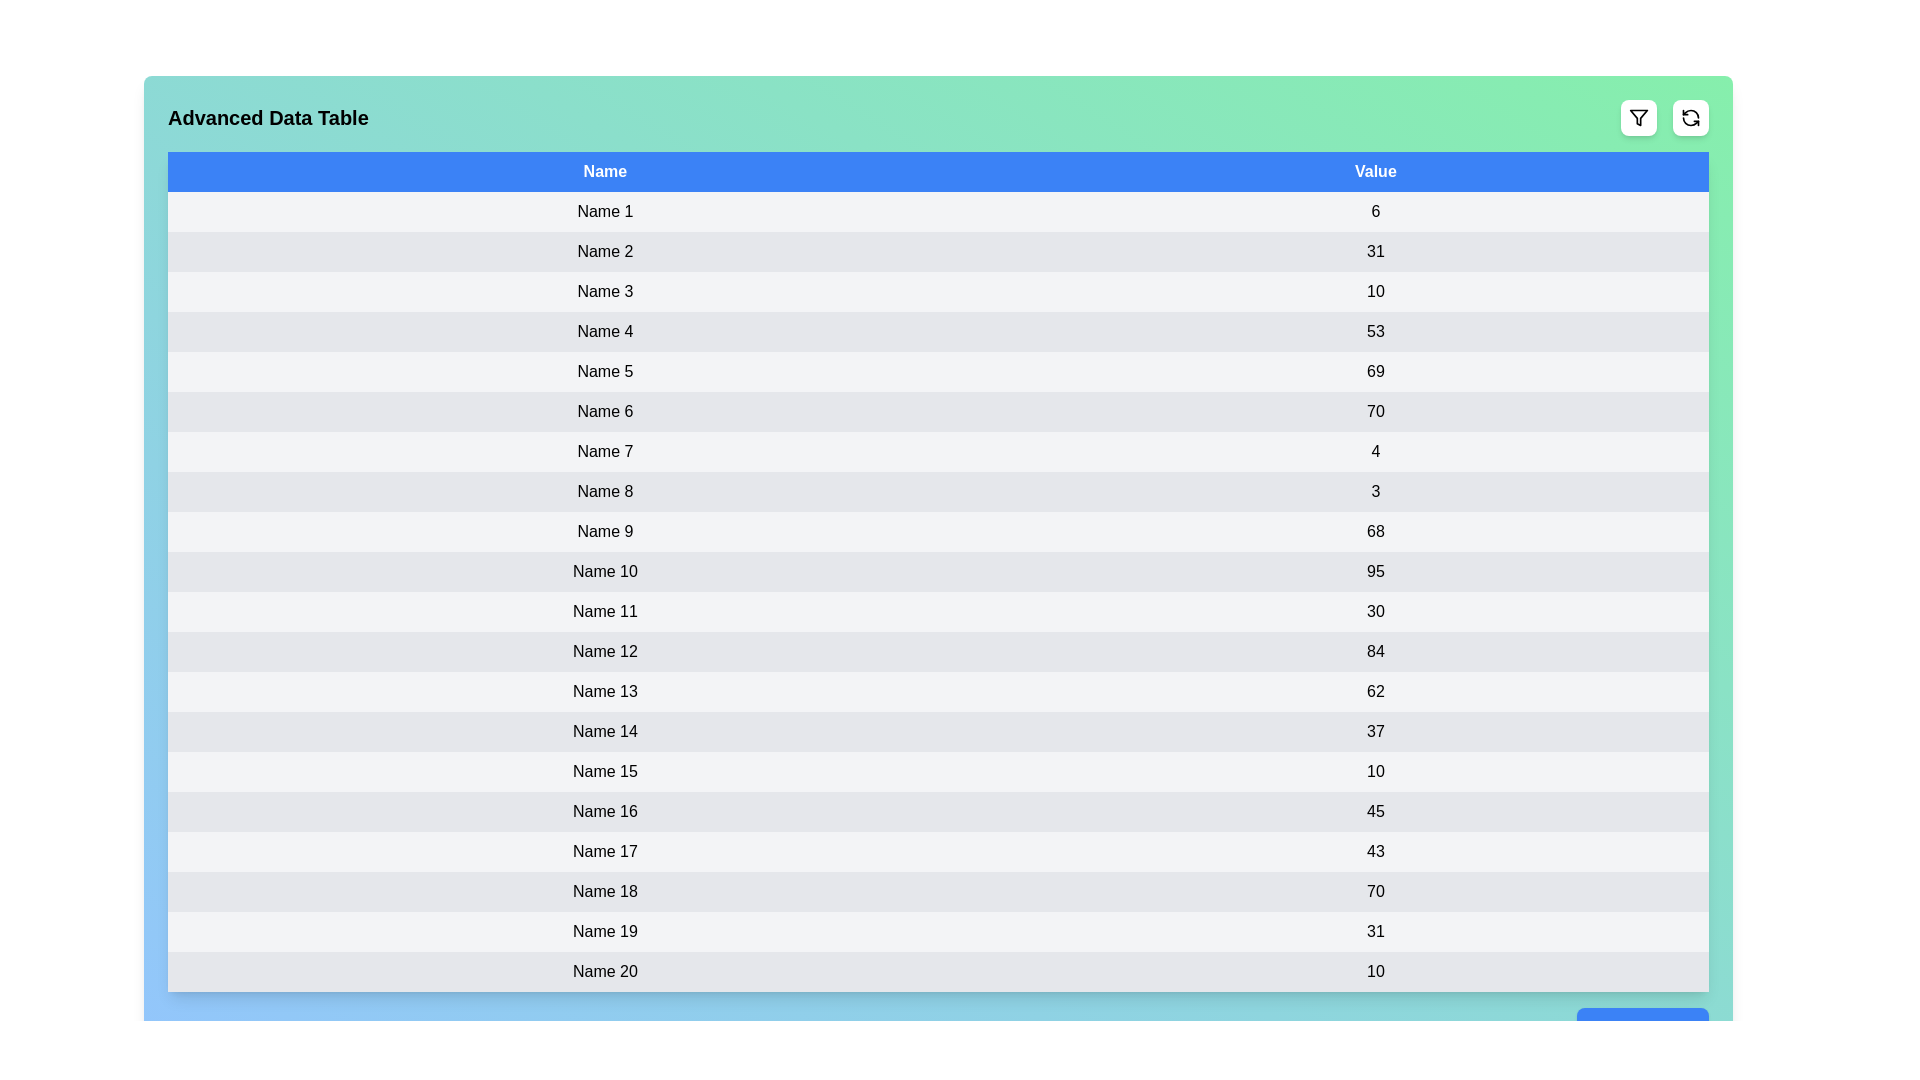  I want to click on the column header 'Name' to sort the table by that column, so click(604, 171).